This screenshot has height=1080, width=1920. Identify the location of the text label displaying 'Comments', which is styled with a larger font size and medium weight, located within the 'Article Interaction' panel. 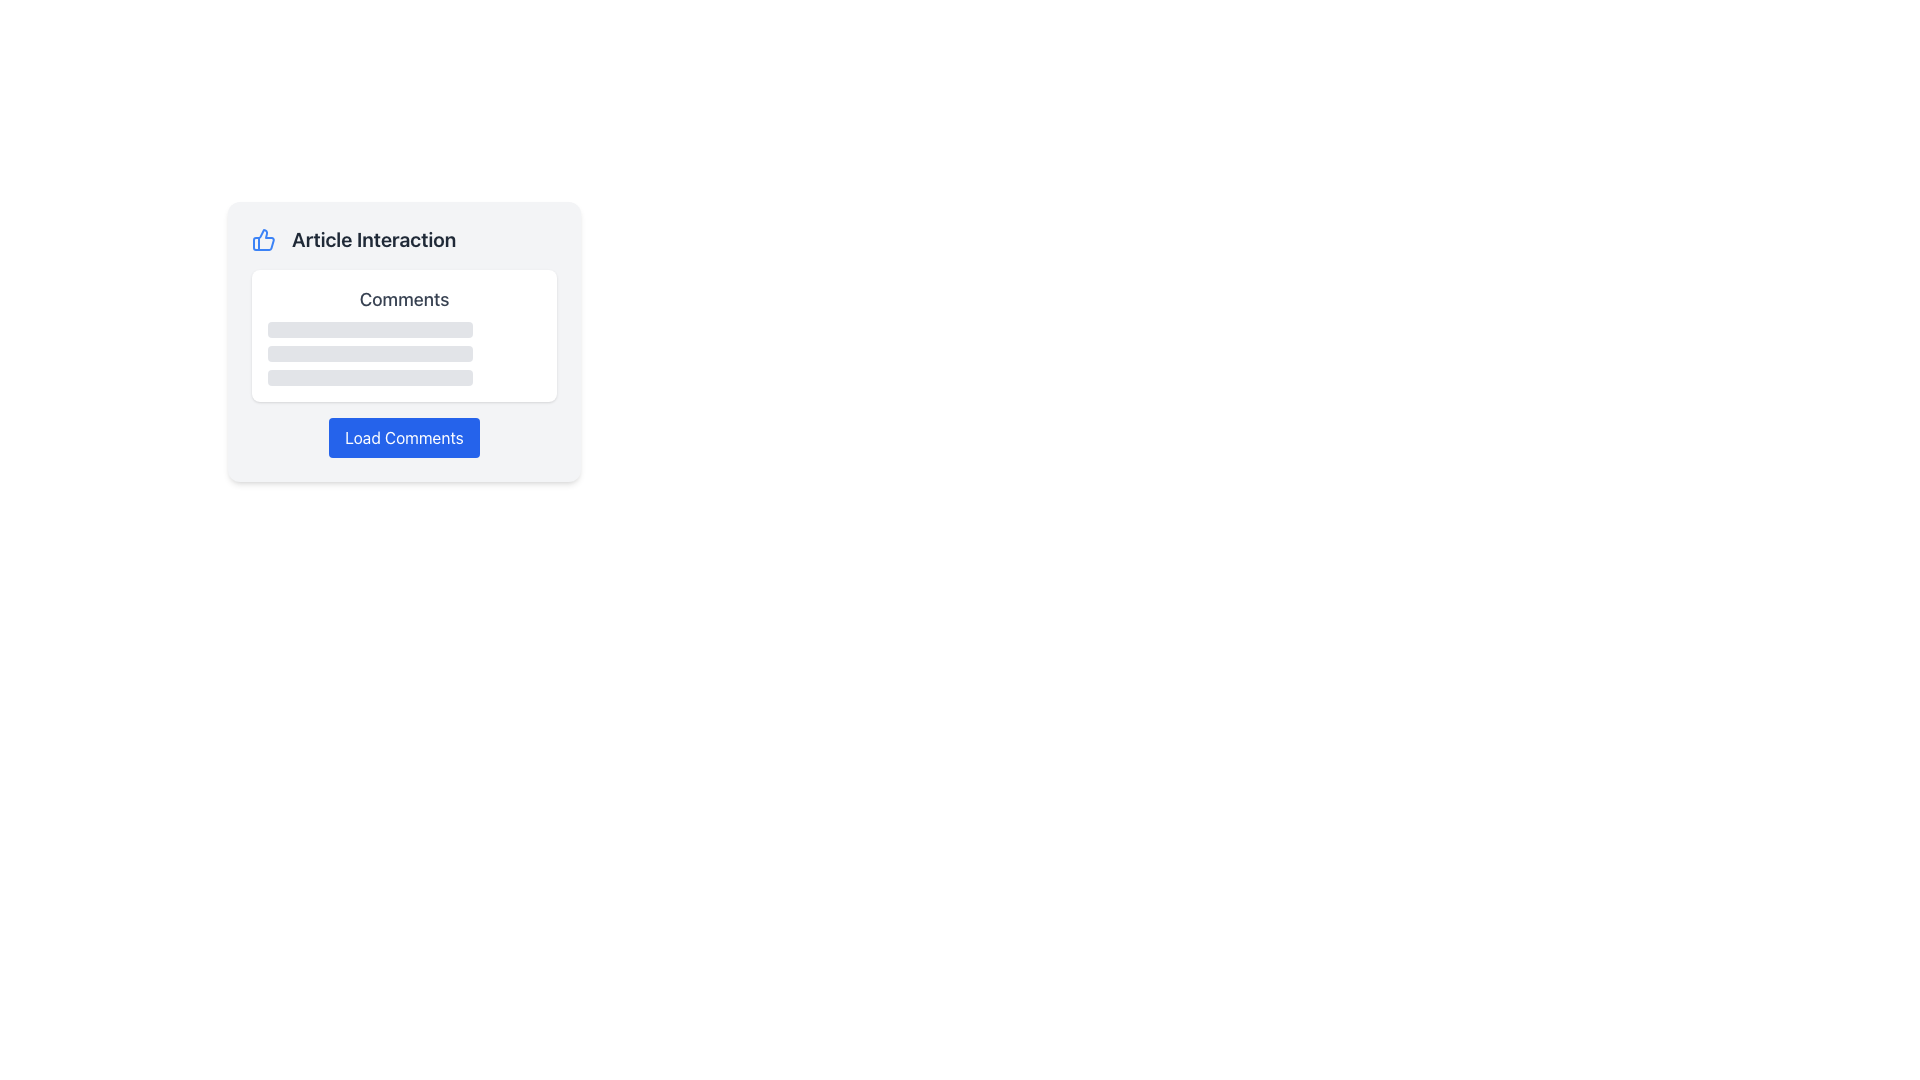
(403, 300).